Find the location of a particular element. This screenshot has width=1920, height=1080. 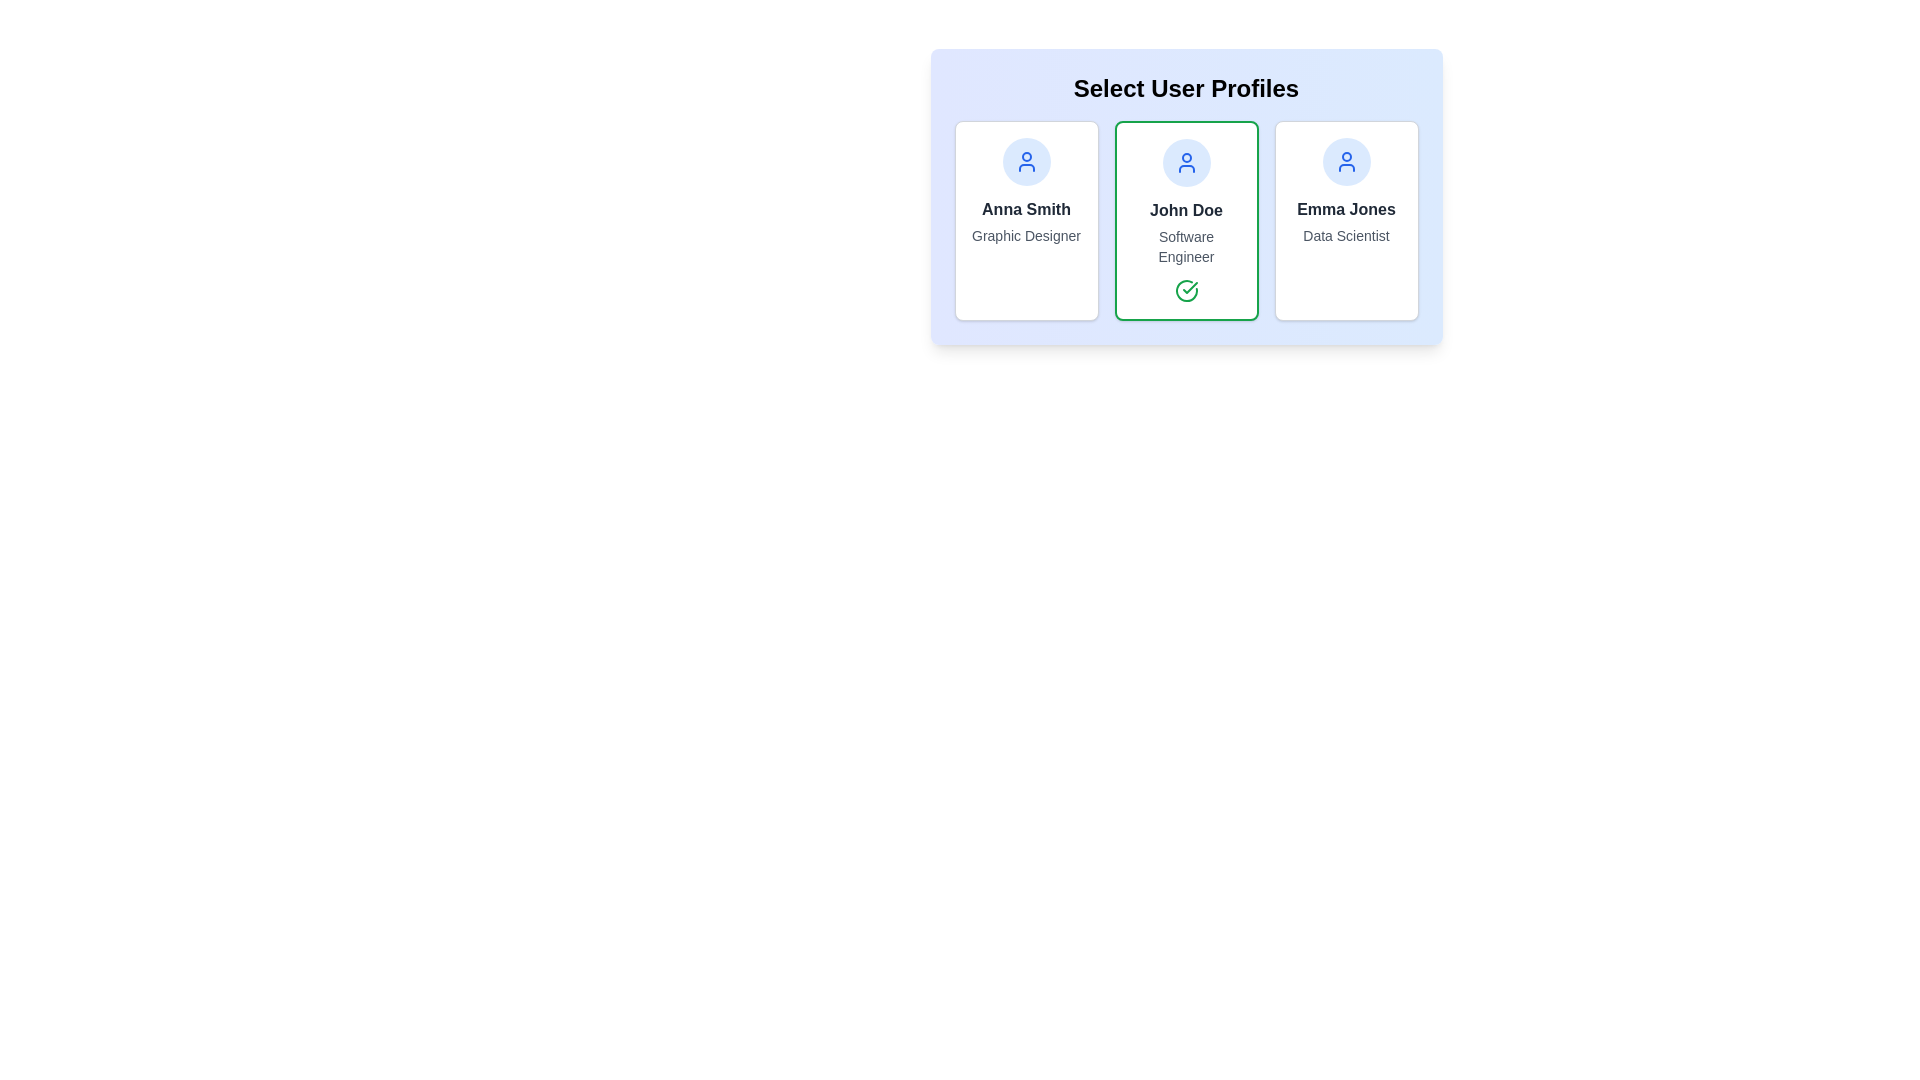

the profile card of John Doe to observe its scaling animation is located at coordinates (1186, 220).